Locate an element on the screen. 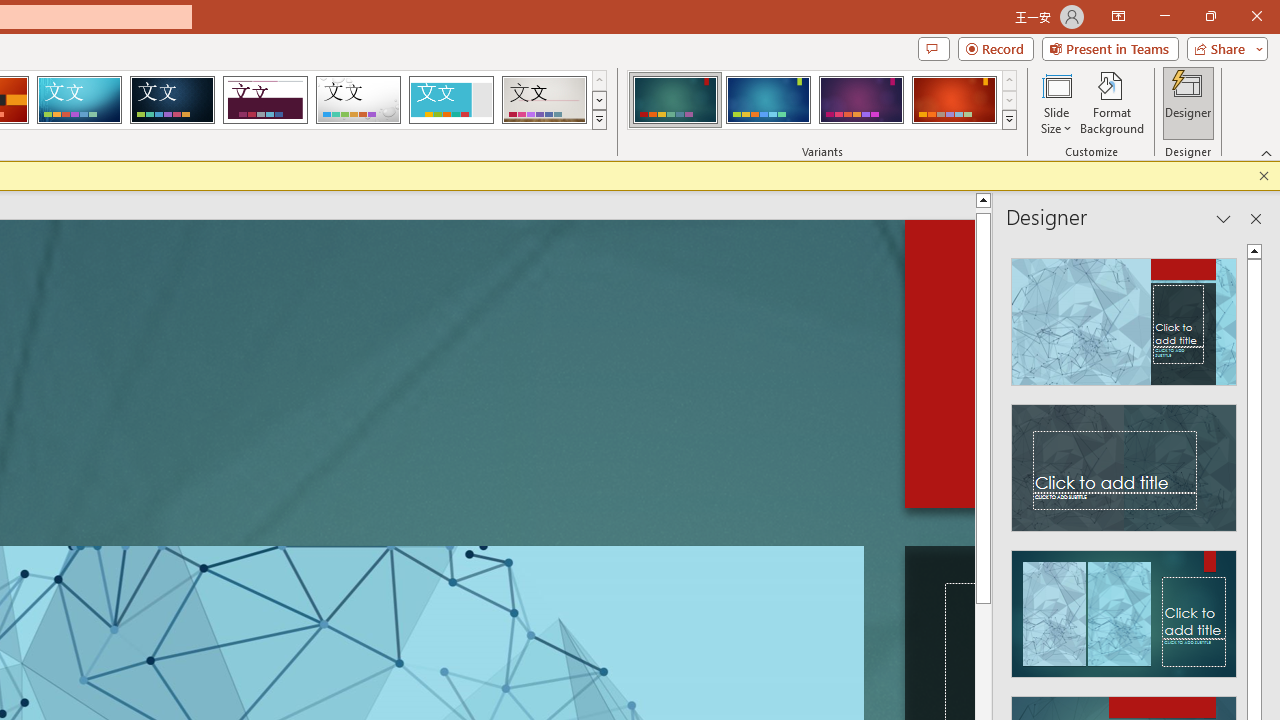 The height and width of the screenshot is (720, 1280). 'Ion Variant 3' is located at coordinates (861, 100).